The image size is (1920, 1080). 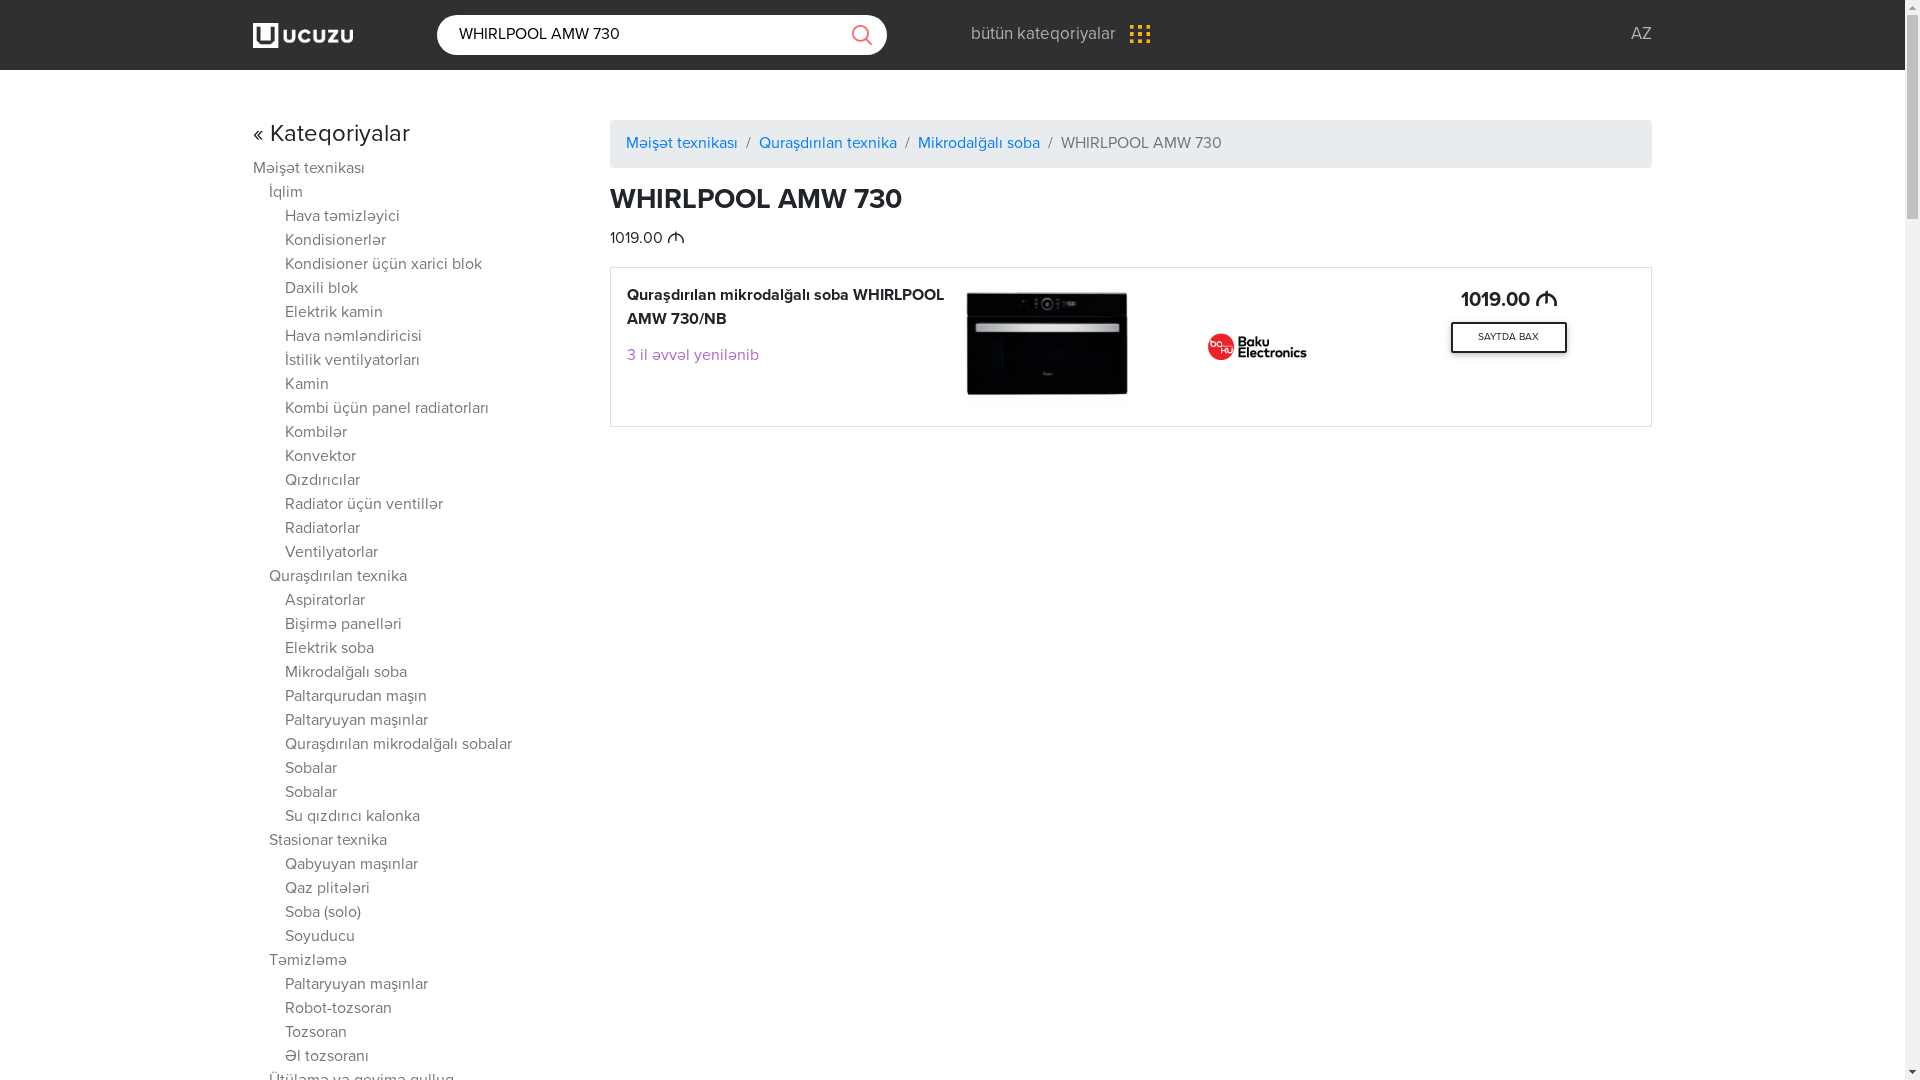 What do you see at coordinates (322, 528) in the screenshot?
I see `'Radiatorlar'` at bounding box center [322, 528].